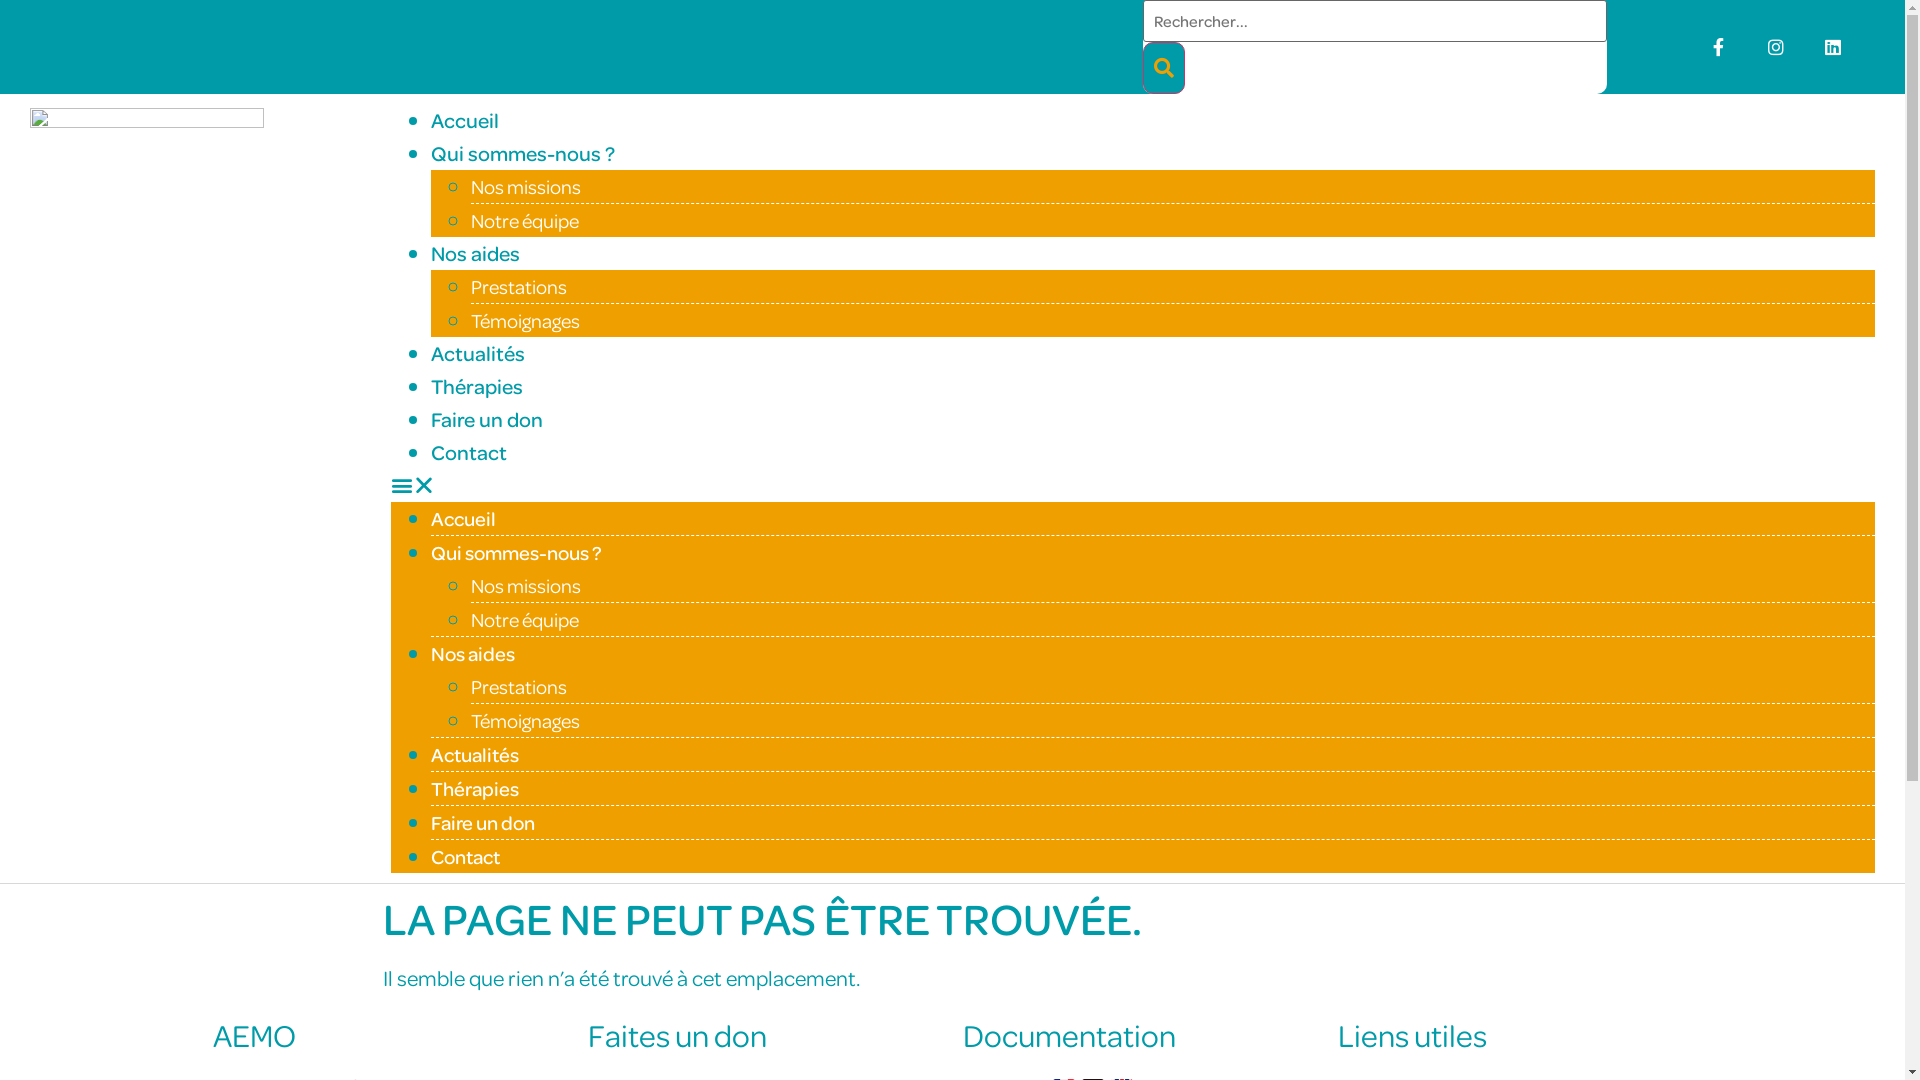 The width and height of the screenshot is (1920, 1080). I want to click on 'Accueil', so click(462, 517).